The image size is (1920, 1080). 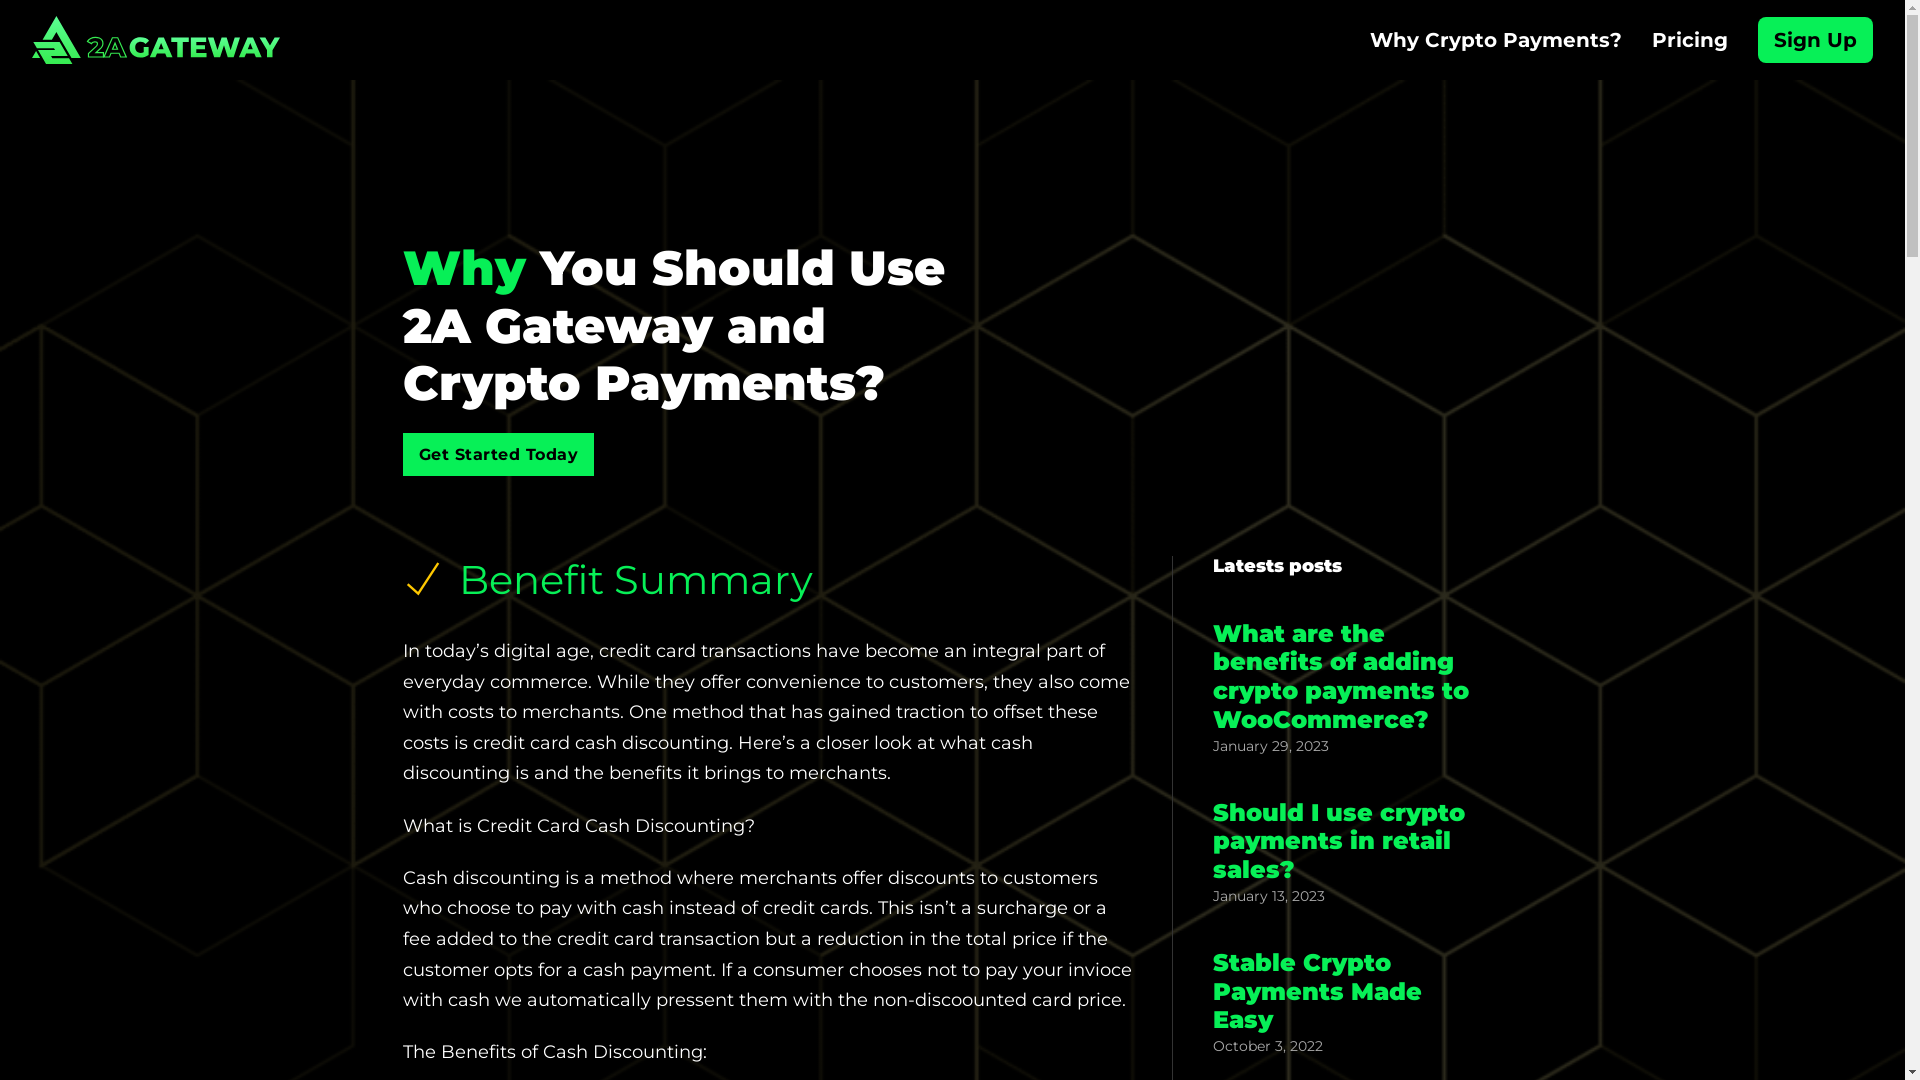 What do you see at coordinates (1815, 39) in the screenshot?
I see `'Sign Up'` at bounding box center [1815, 39].